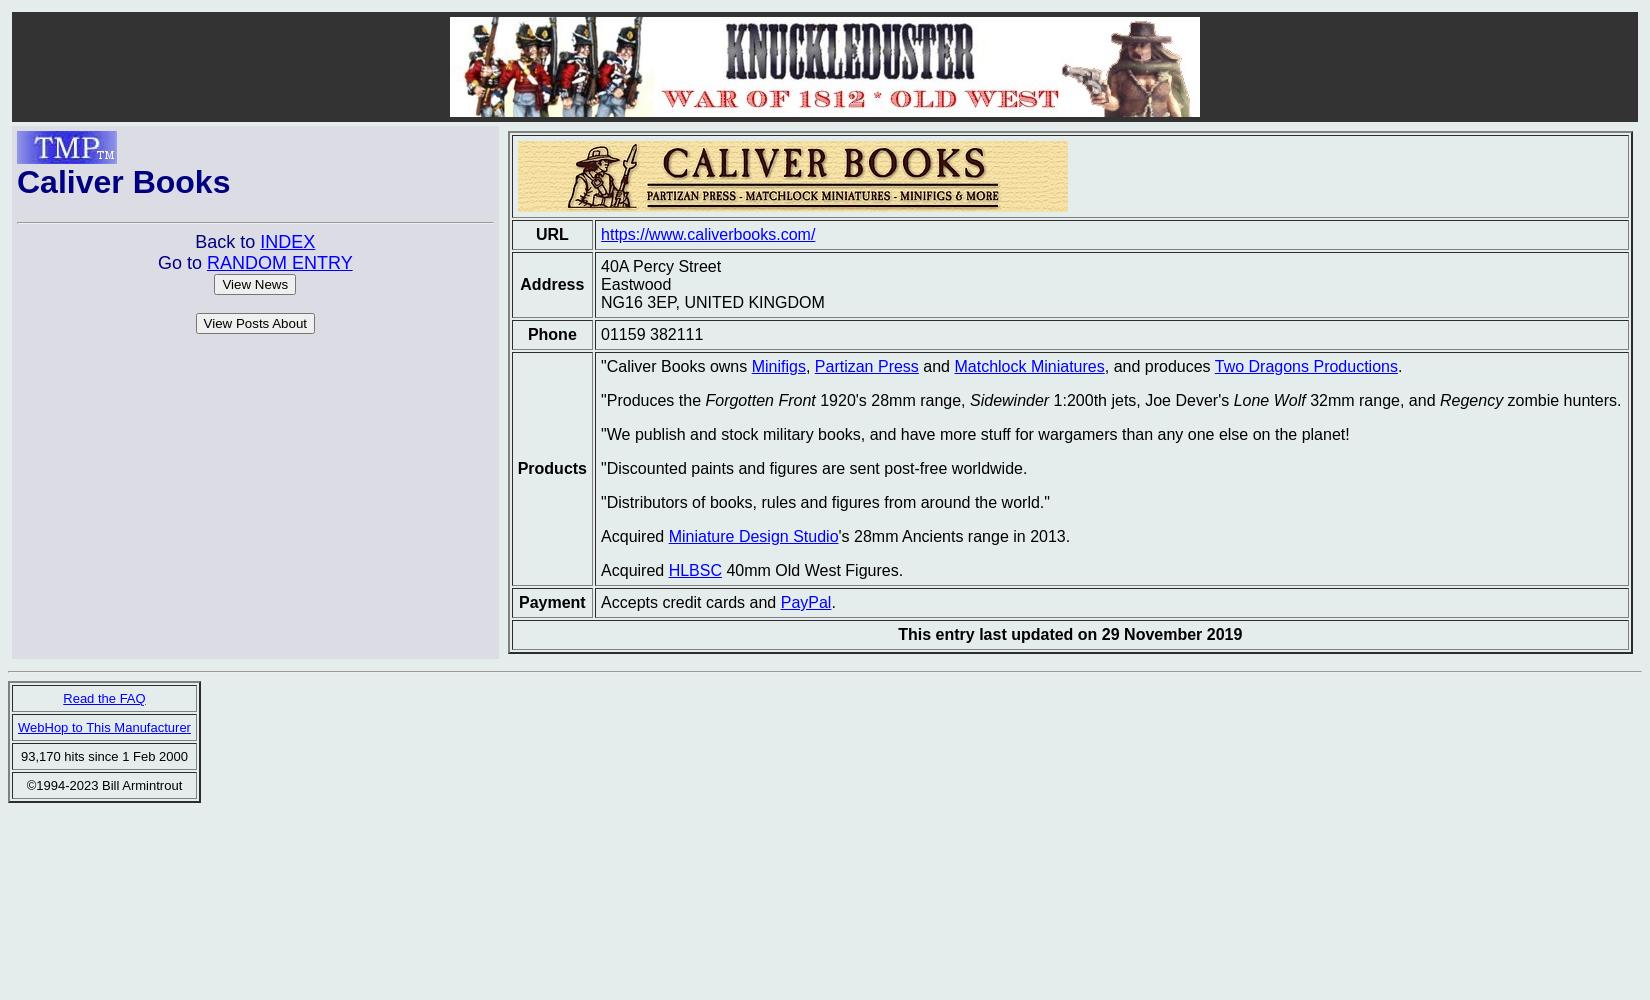 This screenshot has height=1000, width=1650. Describe the element at coordinates (1304, 365) in the screenshot. I see `'Two Dragons Productions'` at that location.